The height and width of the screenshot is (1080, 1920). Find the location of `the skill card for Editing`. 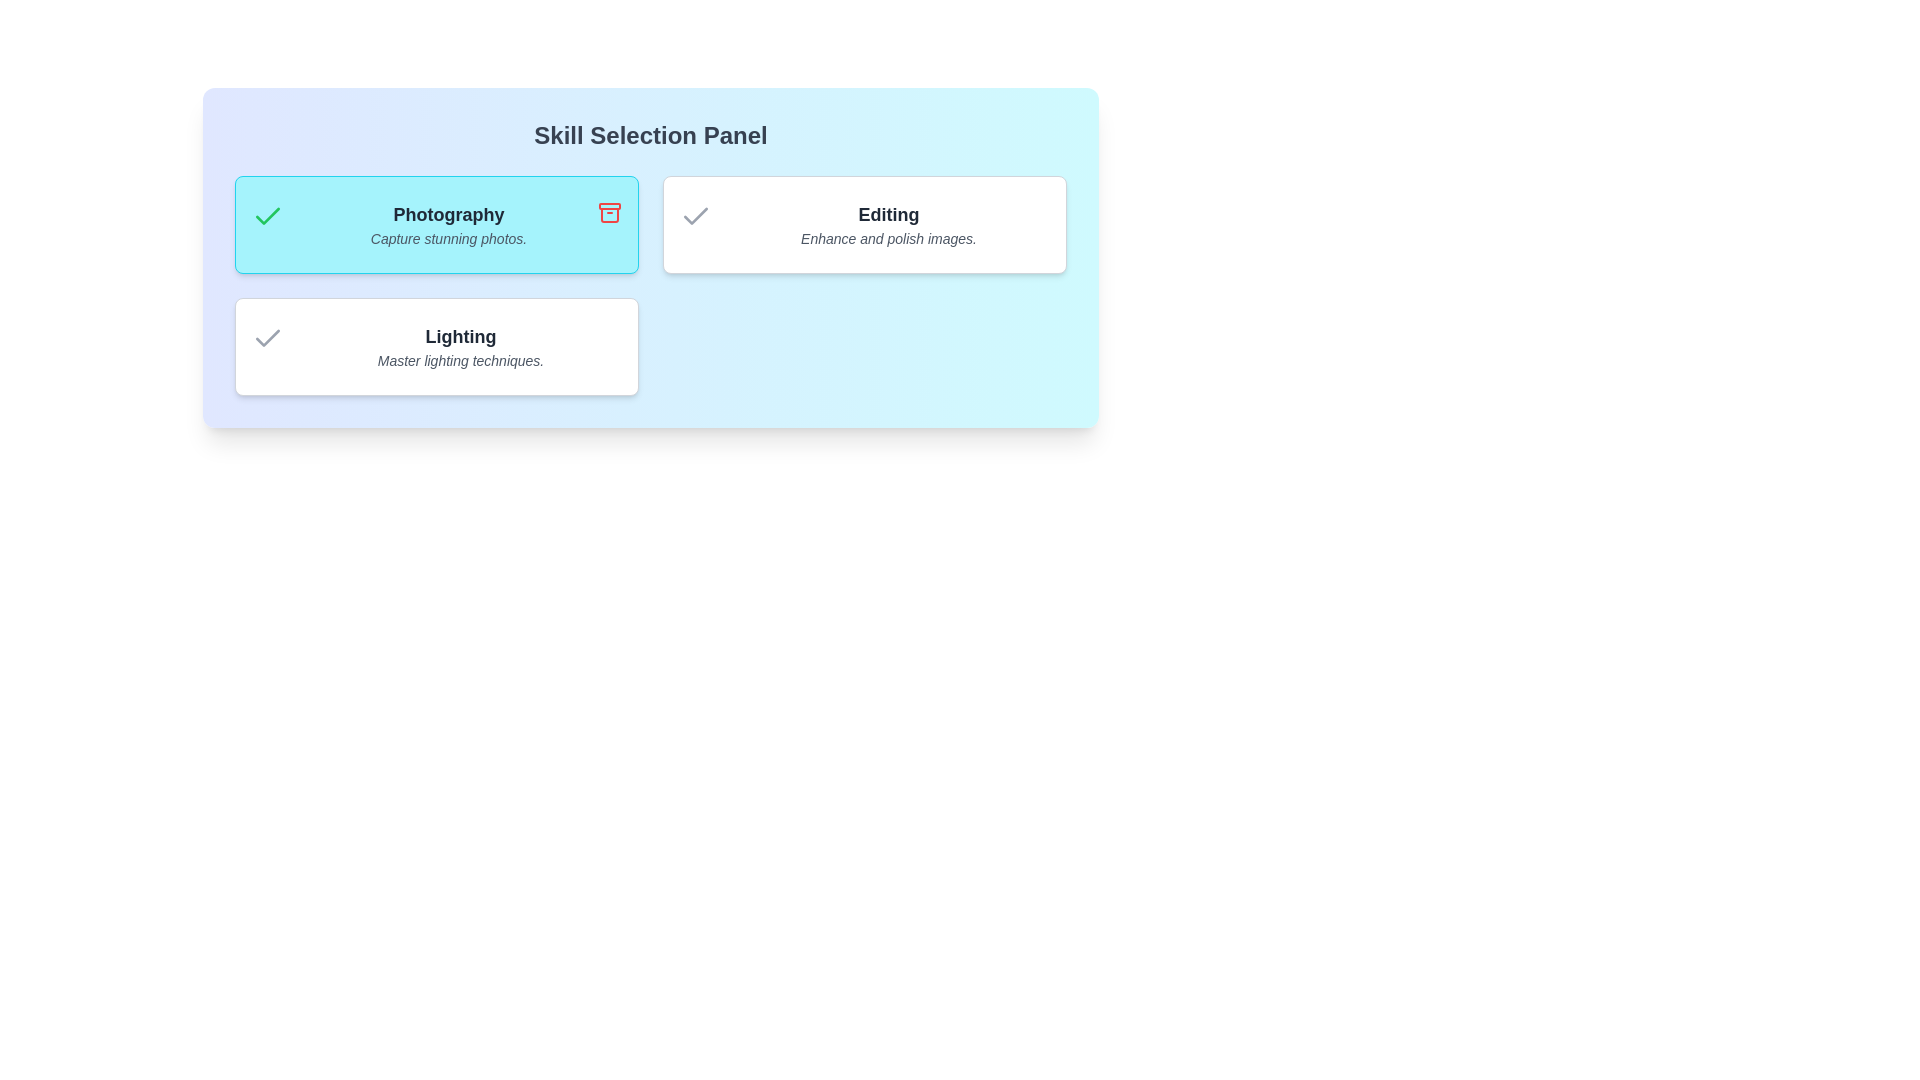

the skill card for Editing is located at coordinates (864, 224).